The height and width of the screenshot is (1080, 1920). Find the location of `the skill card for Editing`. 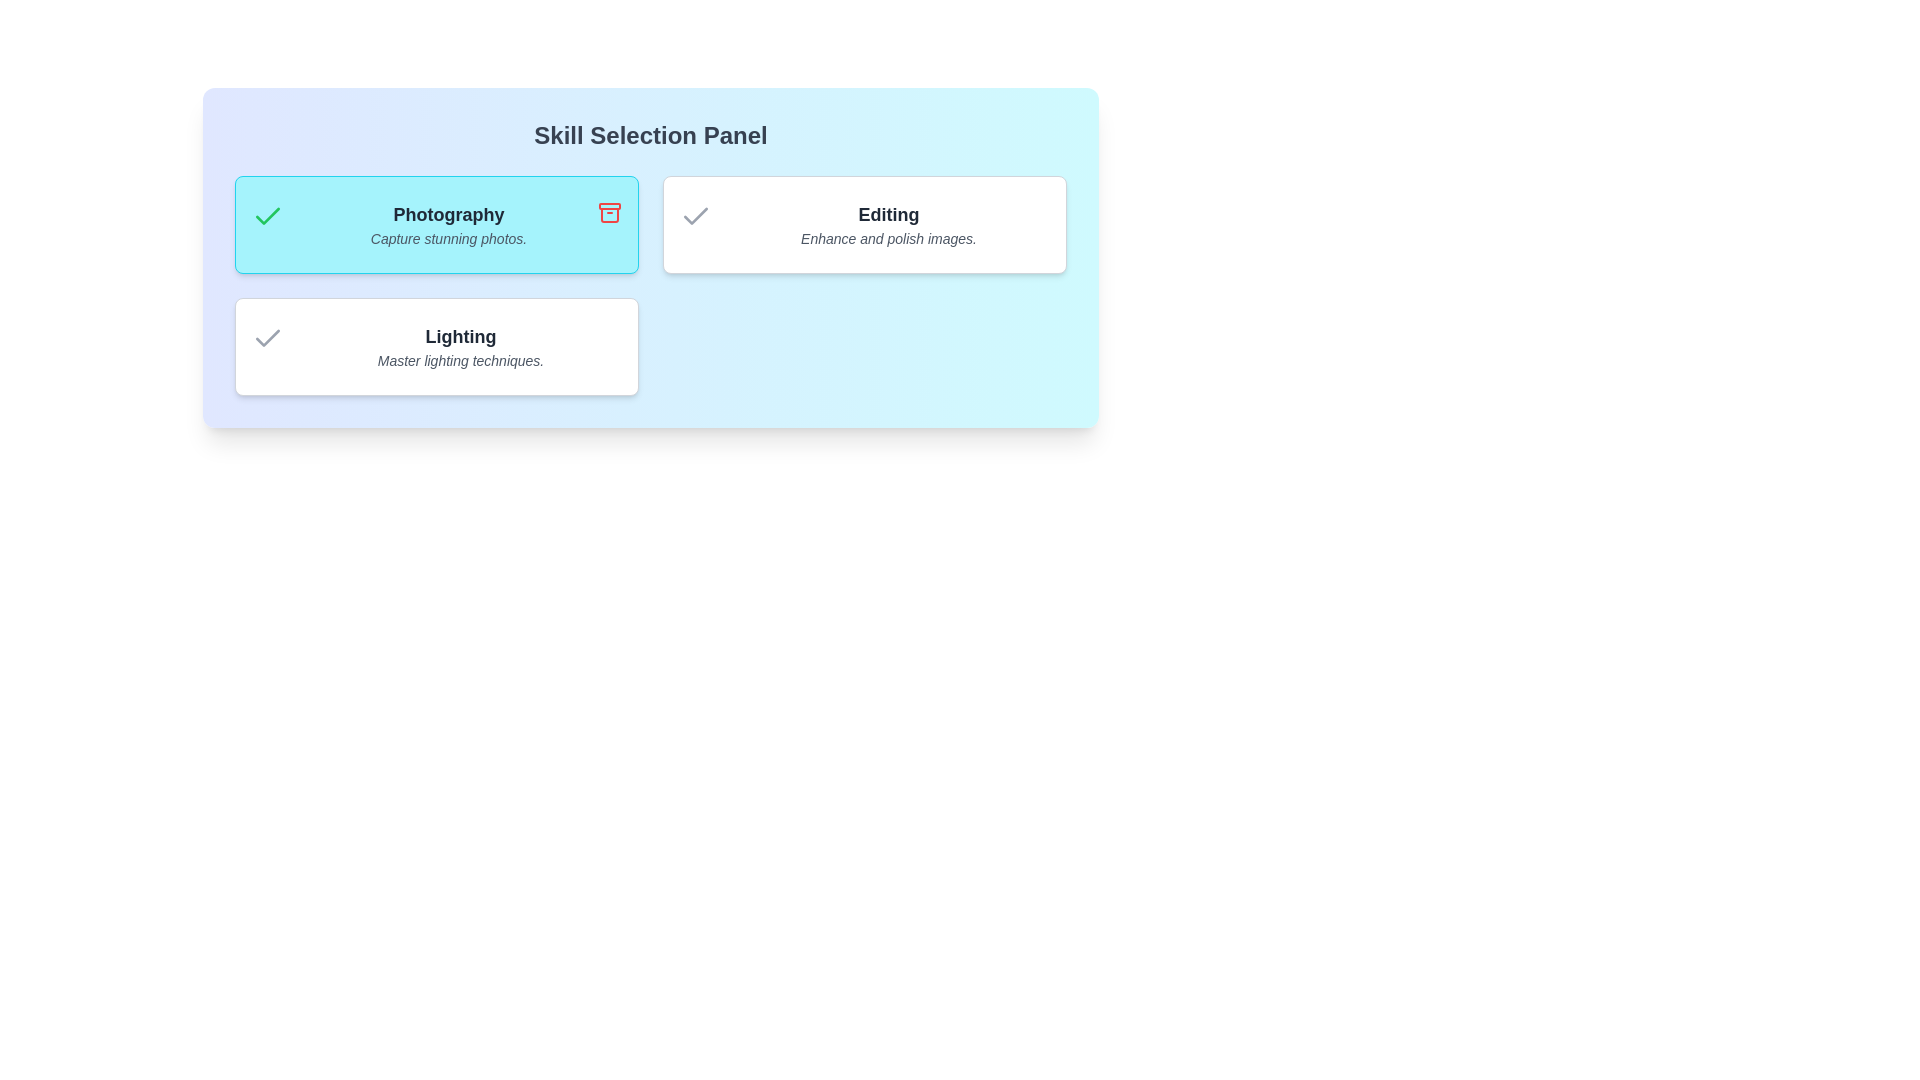

the skill card for Editing is located at coordinates (864, 224).